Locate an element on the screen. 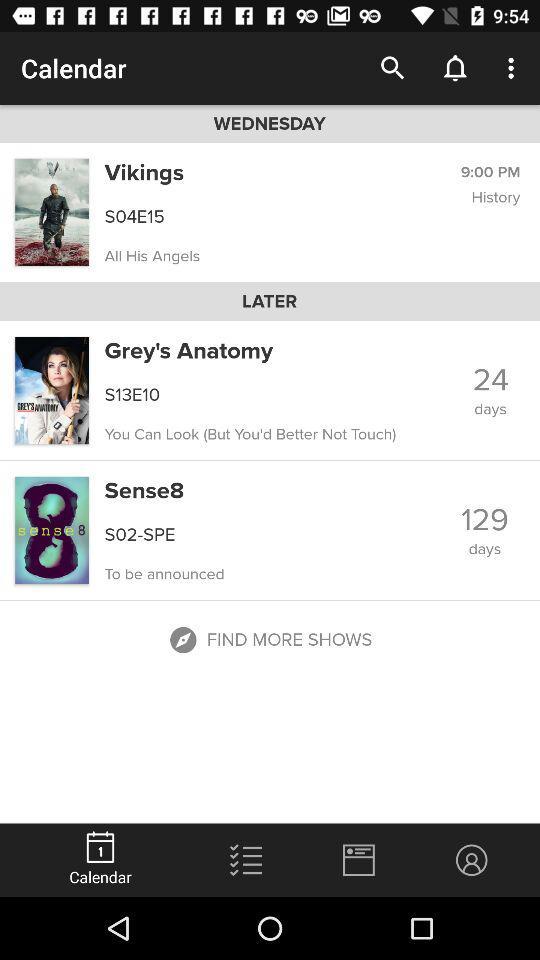 This screenshot has width=540, height=960. user profile icon is located at coordinates (472, 859).